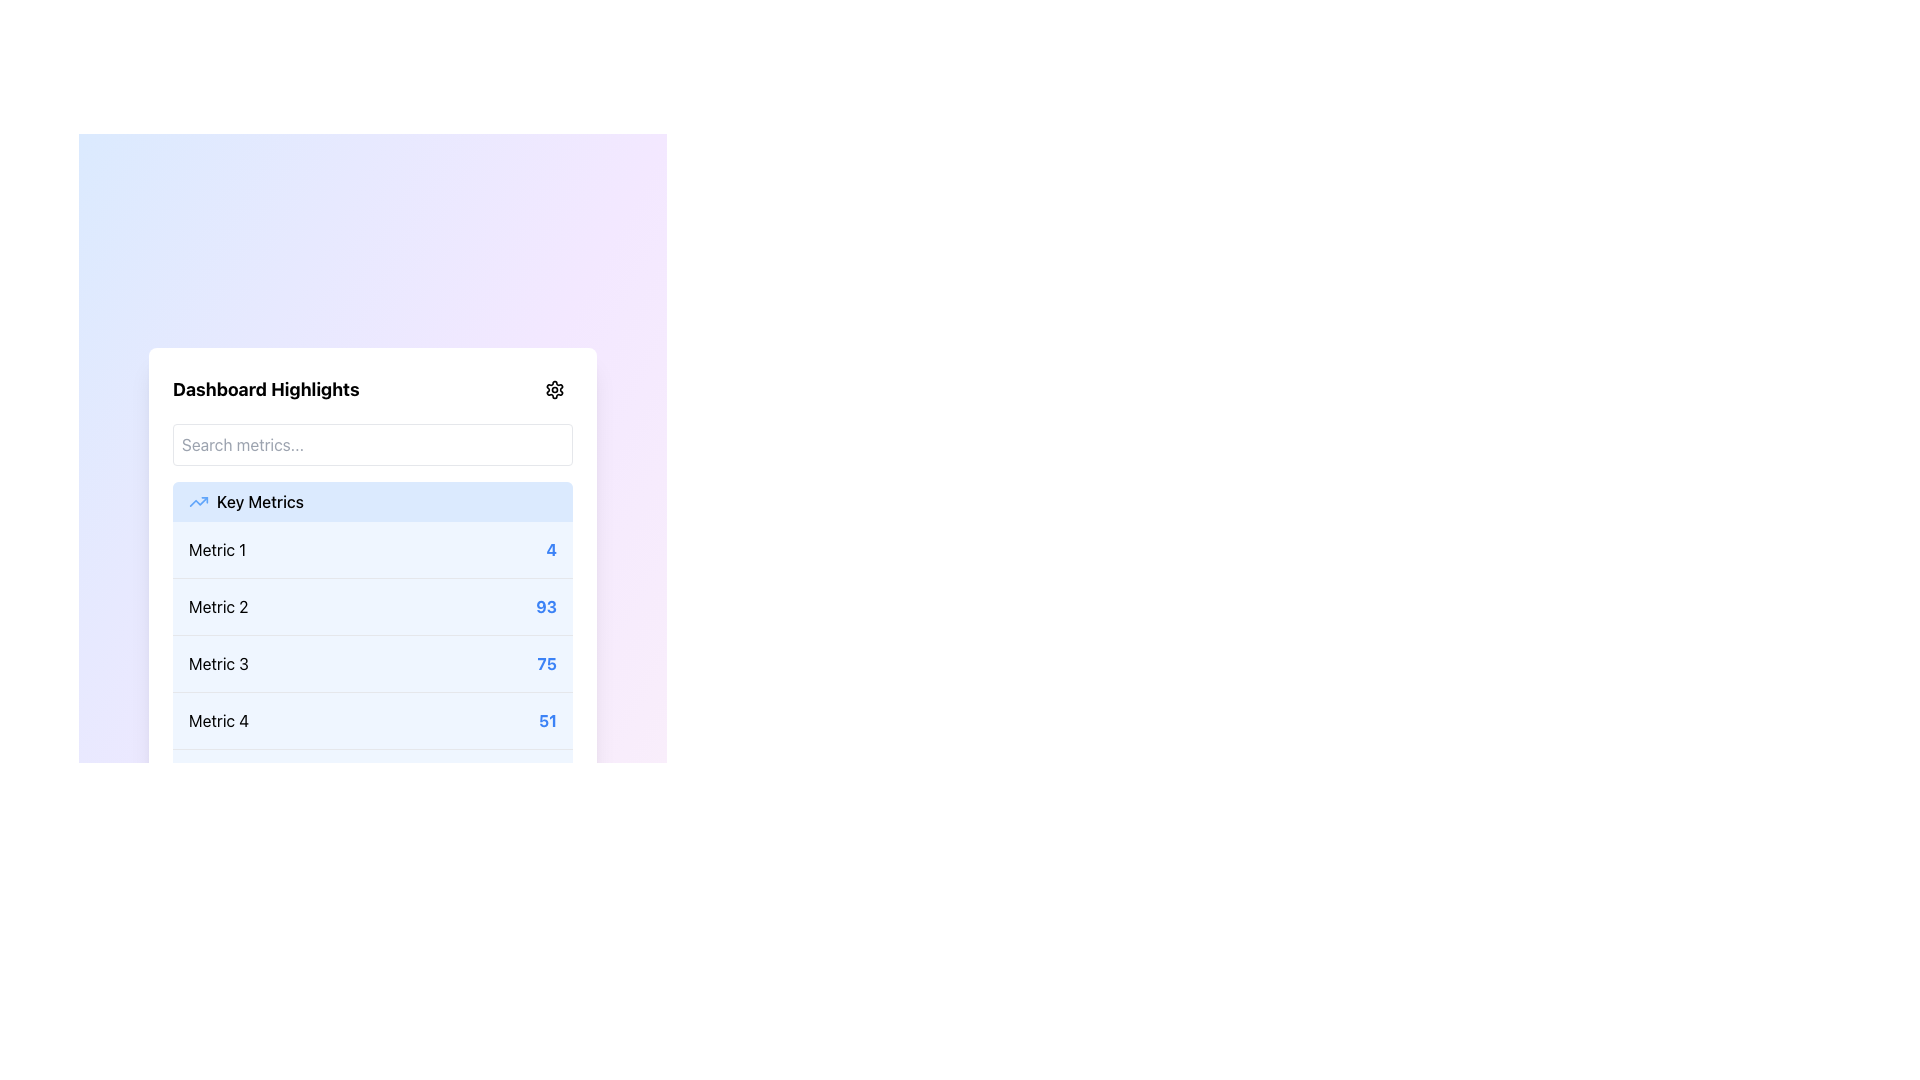 Image resolution: width=1920 pixels, height=1080 pixels. I want to click on specific metric values, so click(373, 700).